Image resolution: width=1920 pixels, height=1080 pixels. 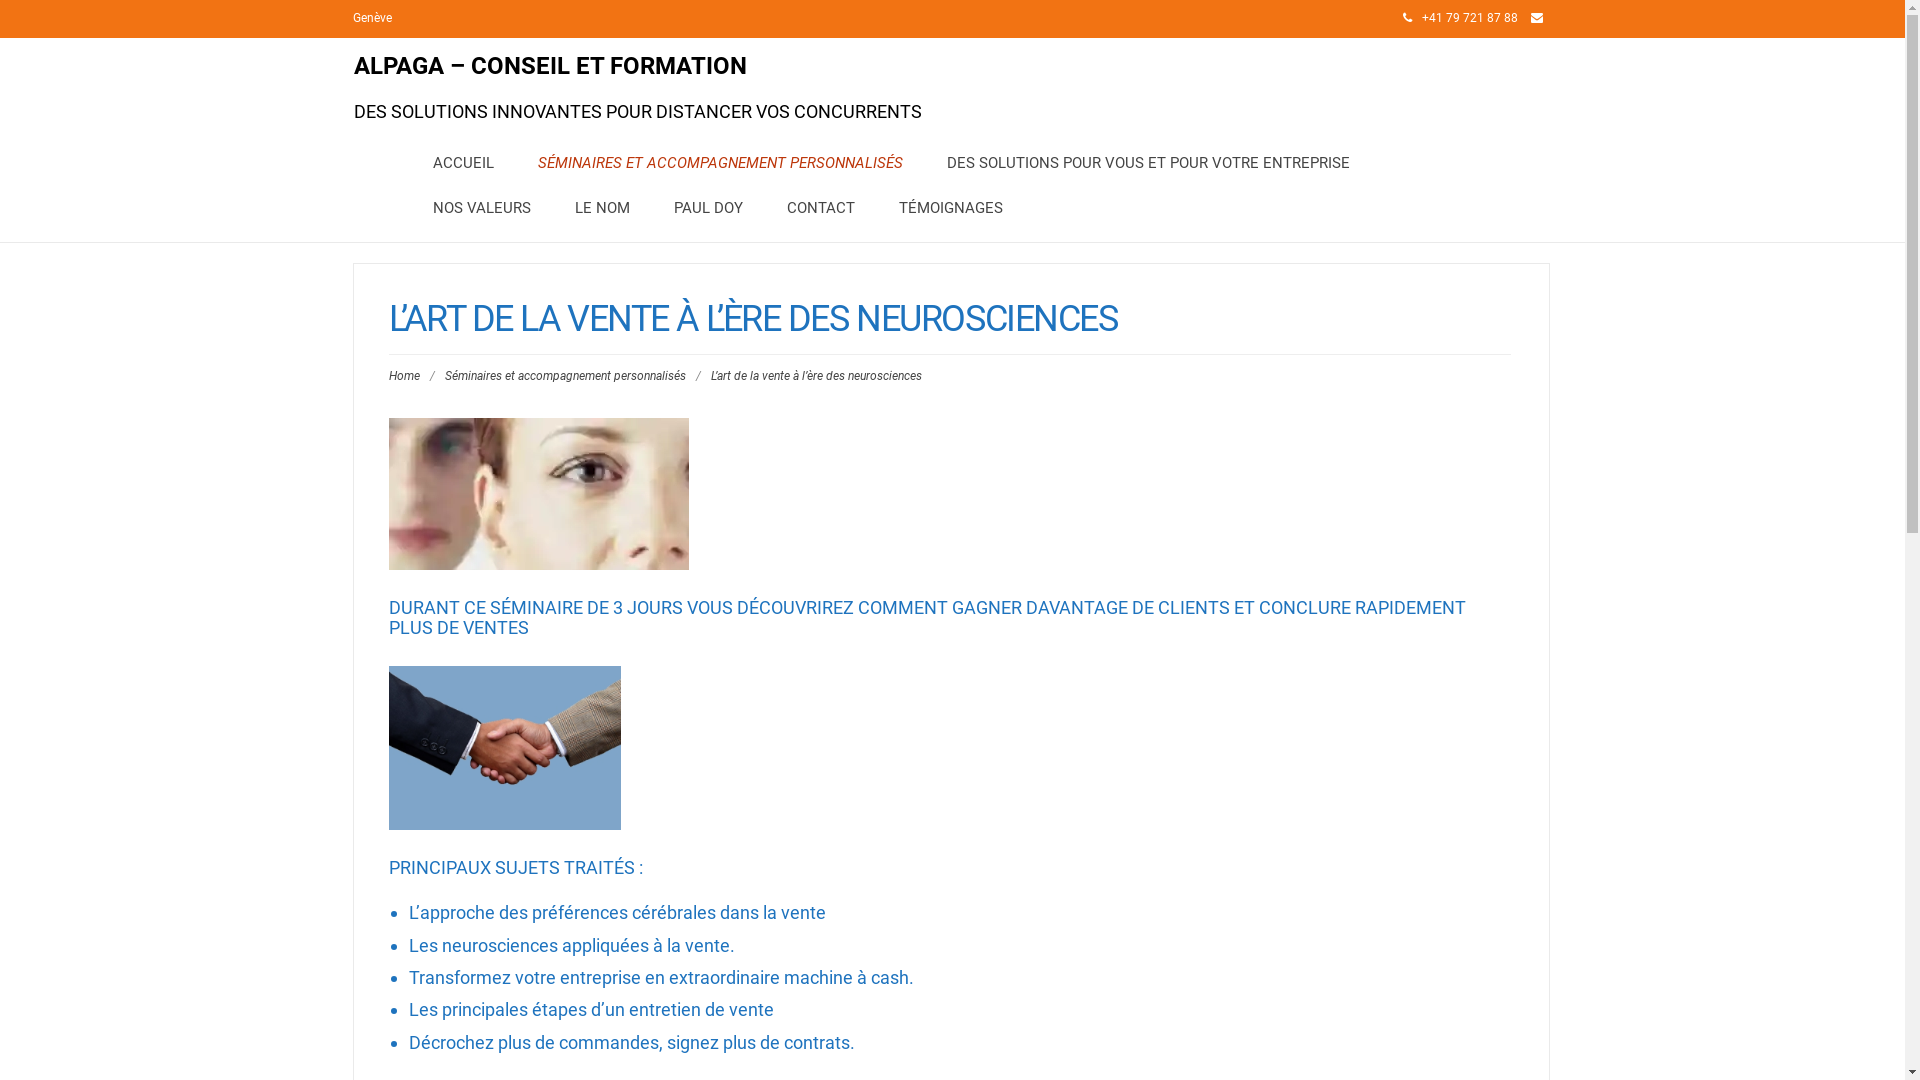 I want to click on 'Home', so click(x=388, y=375).